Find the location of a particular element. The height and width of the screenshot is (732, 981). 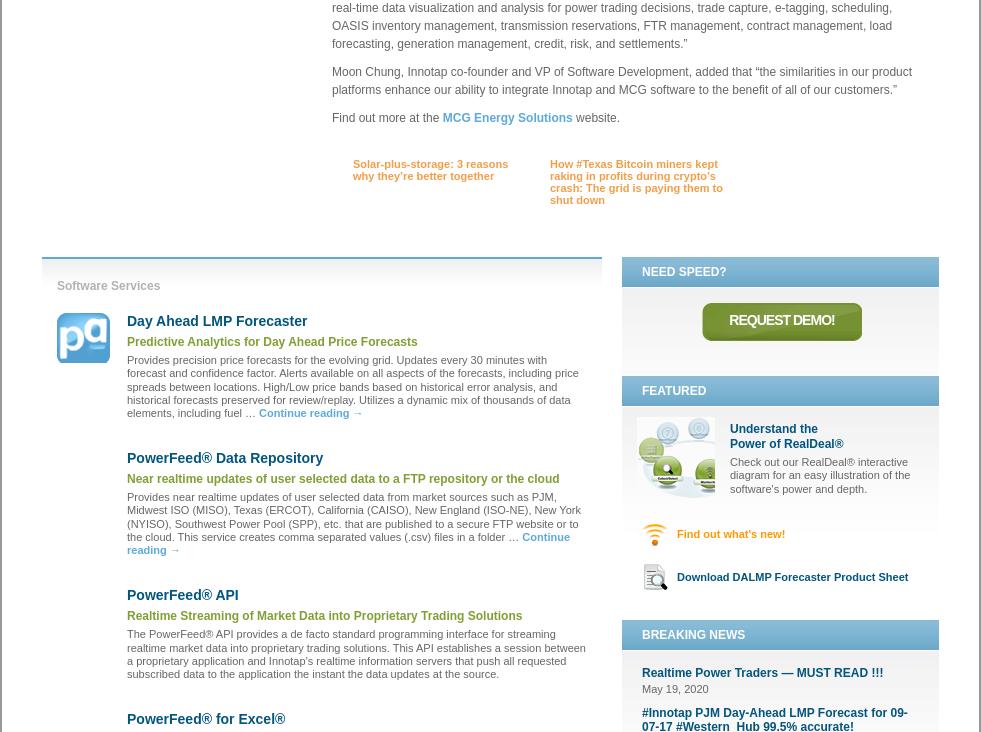

'Inflation Reduction Act passes: Climate action, energy security, and economic recovery start today' is located at coordinates (433, 282).